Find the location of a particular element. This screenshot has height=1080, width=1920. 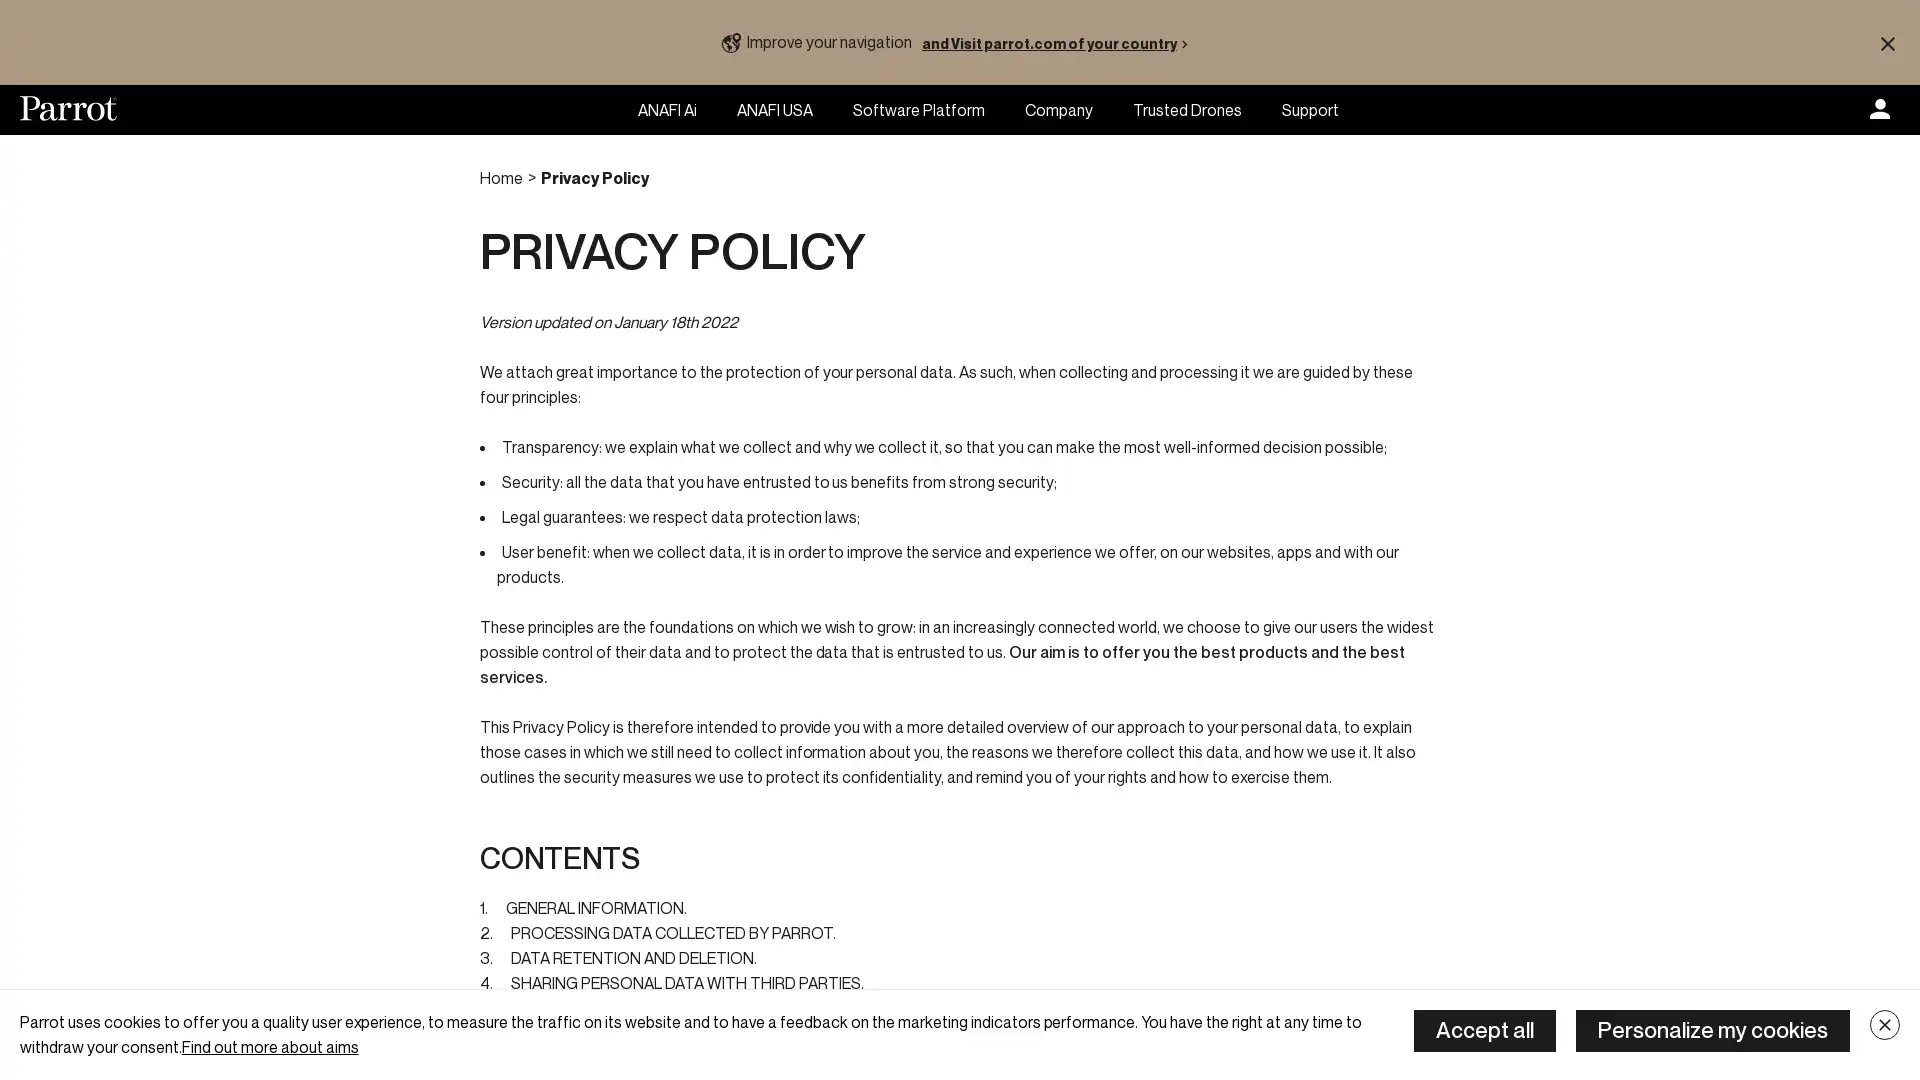

Personalize my cookies is located at coordinates (1712, 1030).